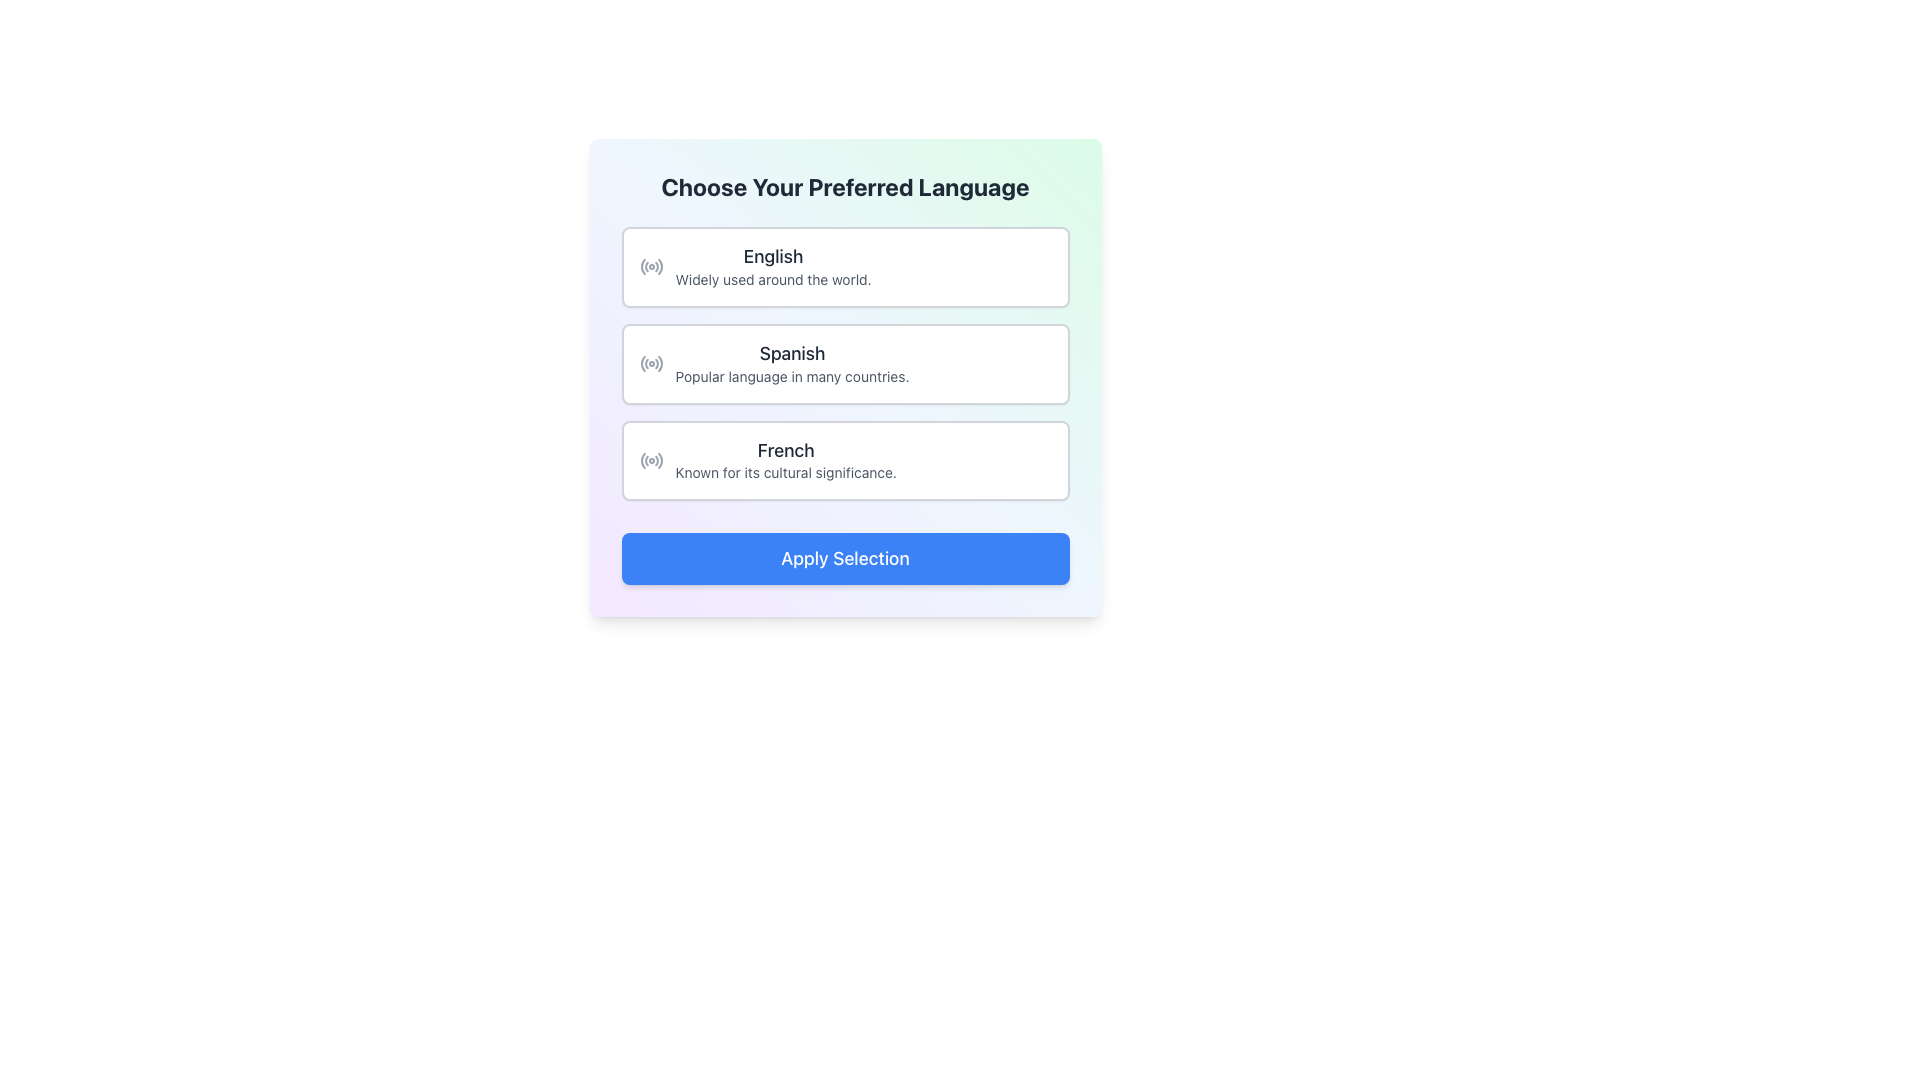 The width and height of the screenshot is (1920, 1080). What do you see at coordinates (791, 353) in the screenshot?
I see `text content of the prominent text label 'Spanish' styled with a larger font size and bold weight, located above the subtext 'Popular language in many countries.'` at bounding box center [791, 353].